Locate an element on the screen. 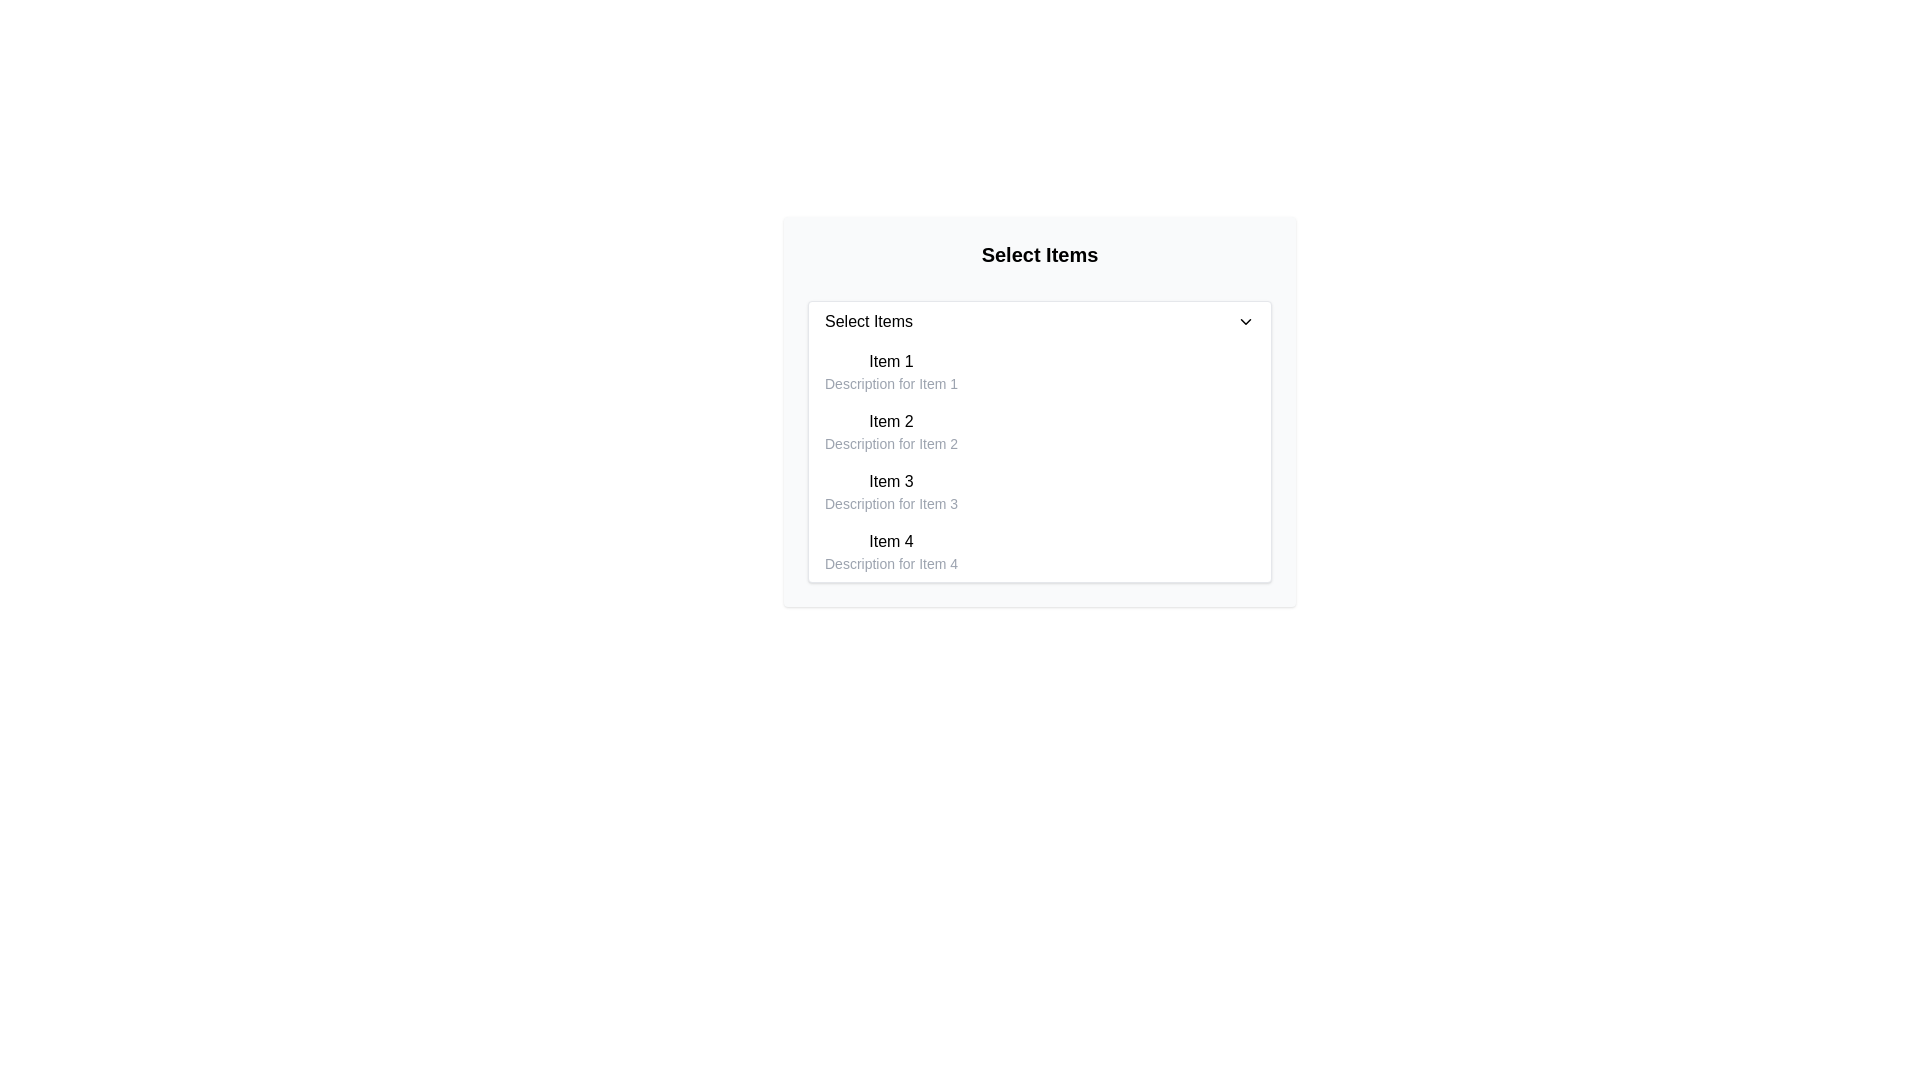 Image resolution: width=1920 pixels, height=1080 pixels. the third item in the dropdown list is located at coordinates (890, 492).